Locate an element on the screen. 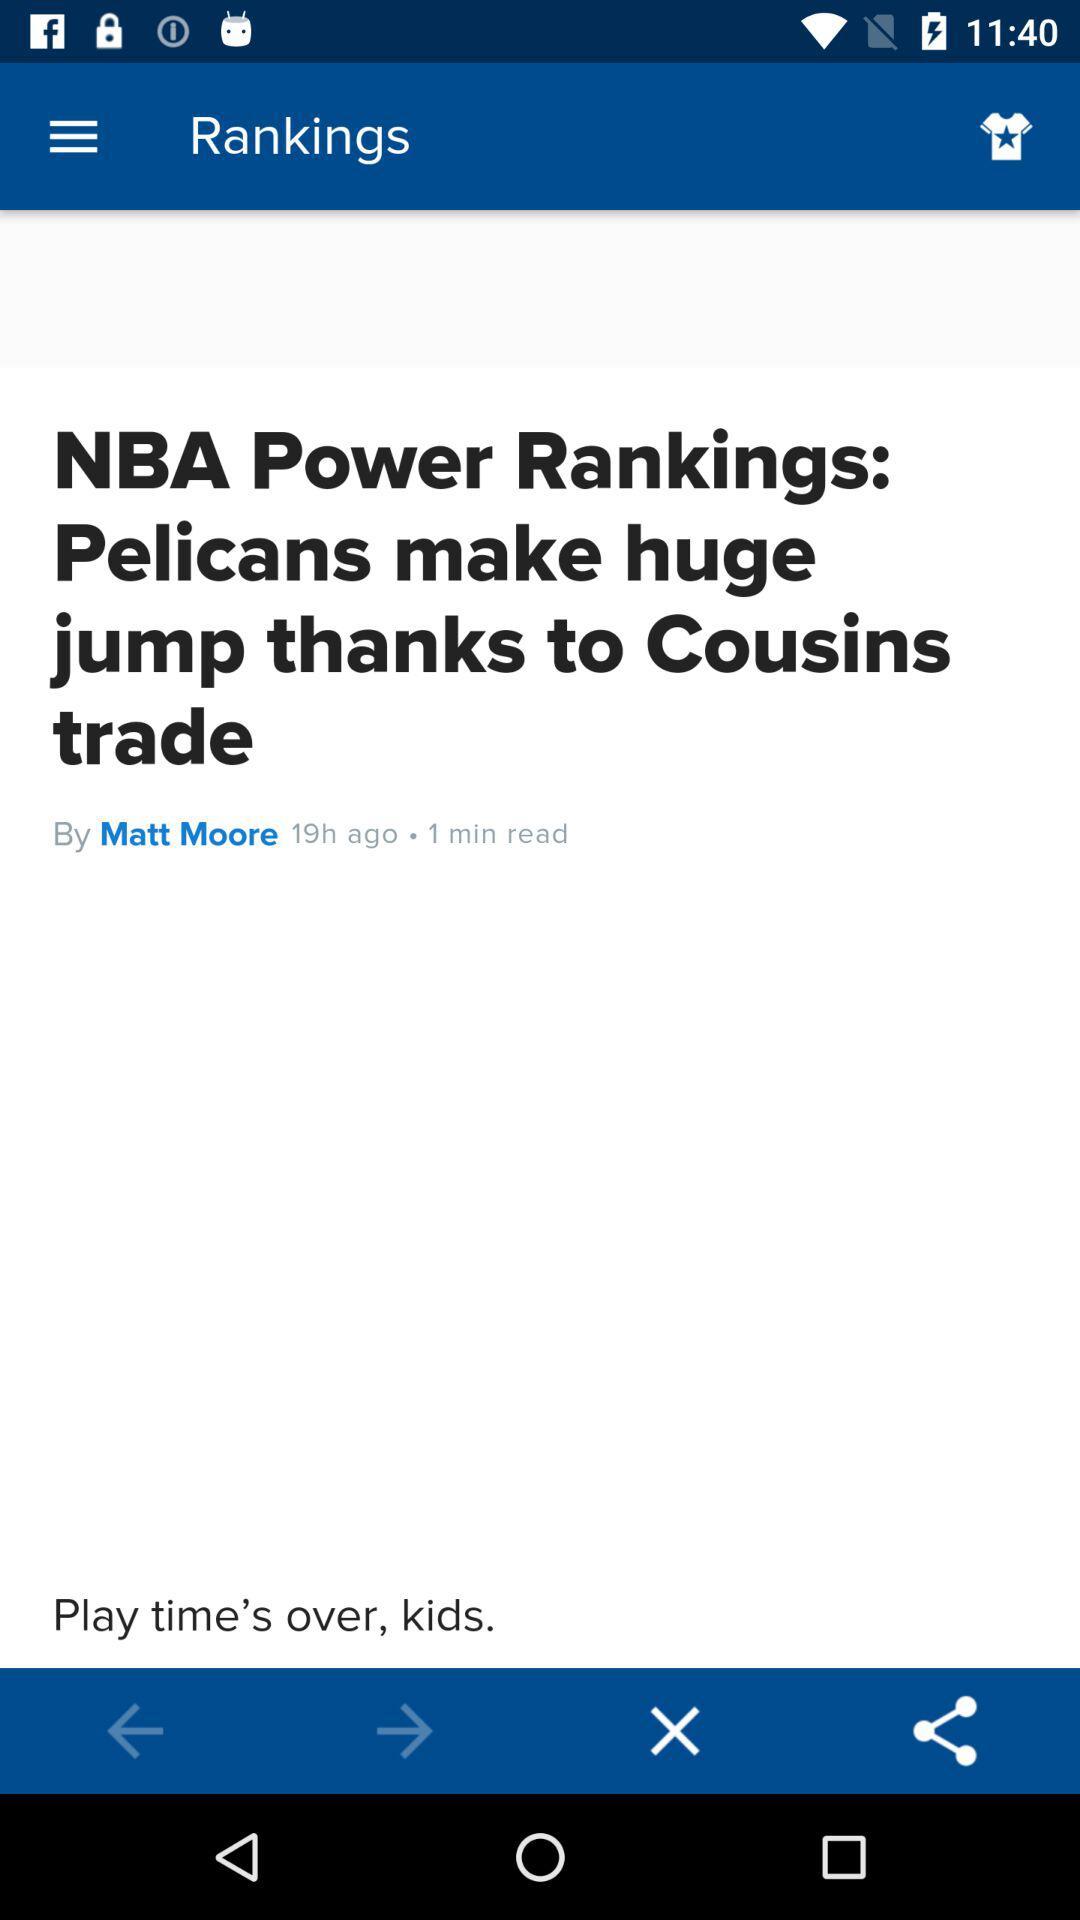 This screenshot has width=1080, height=1920. go back is located at coordinates (135, 1730).